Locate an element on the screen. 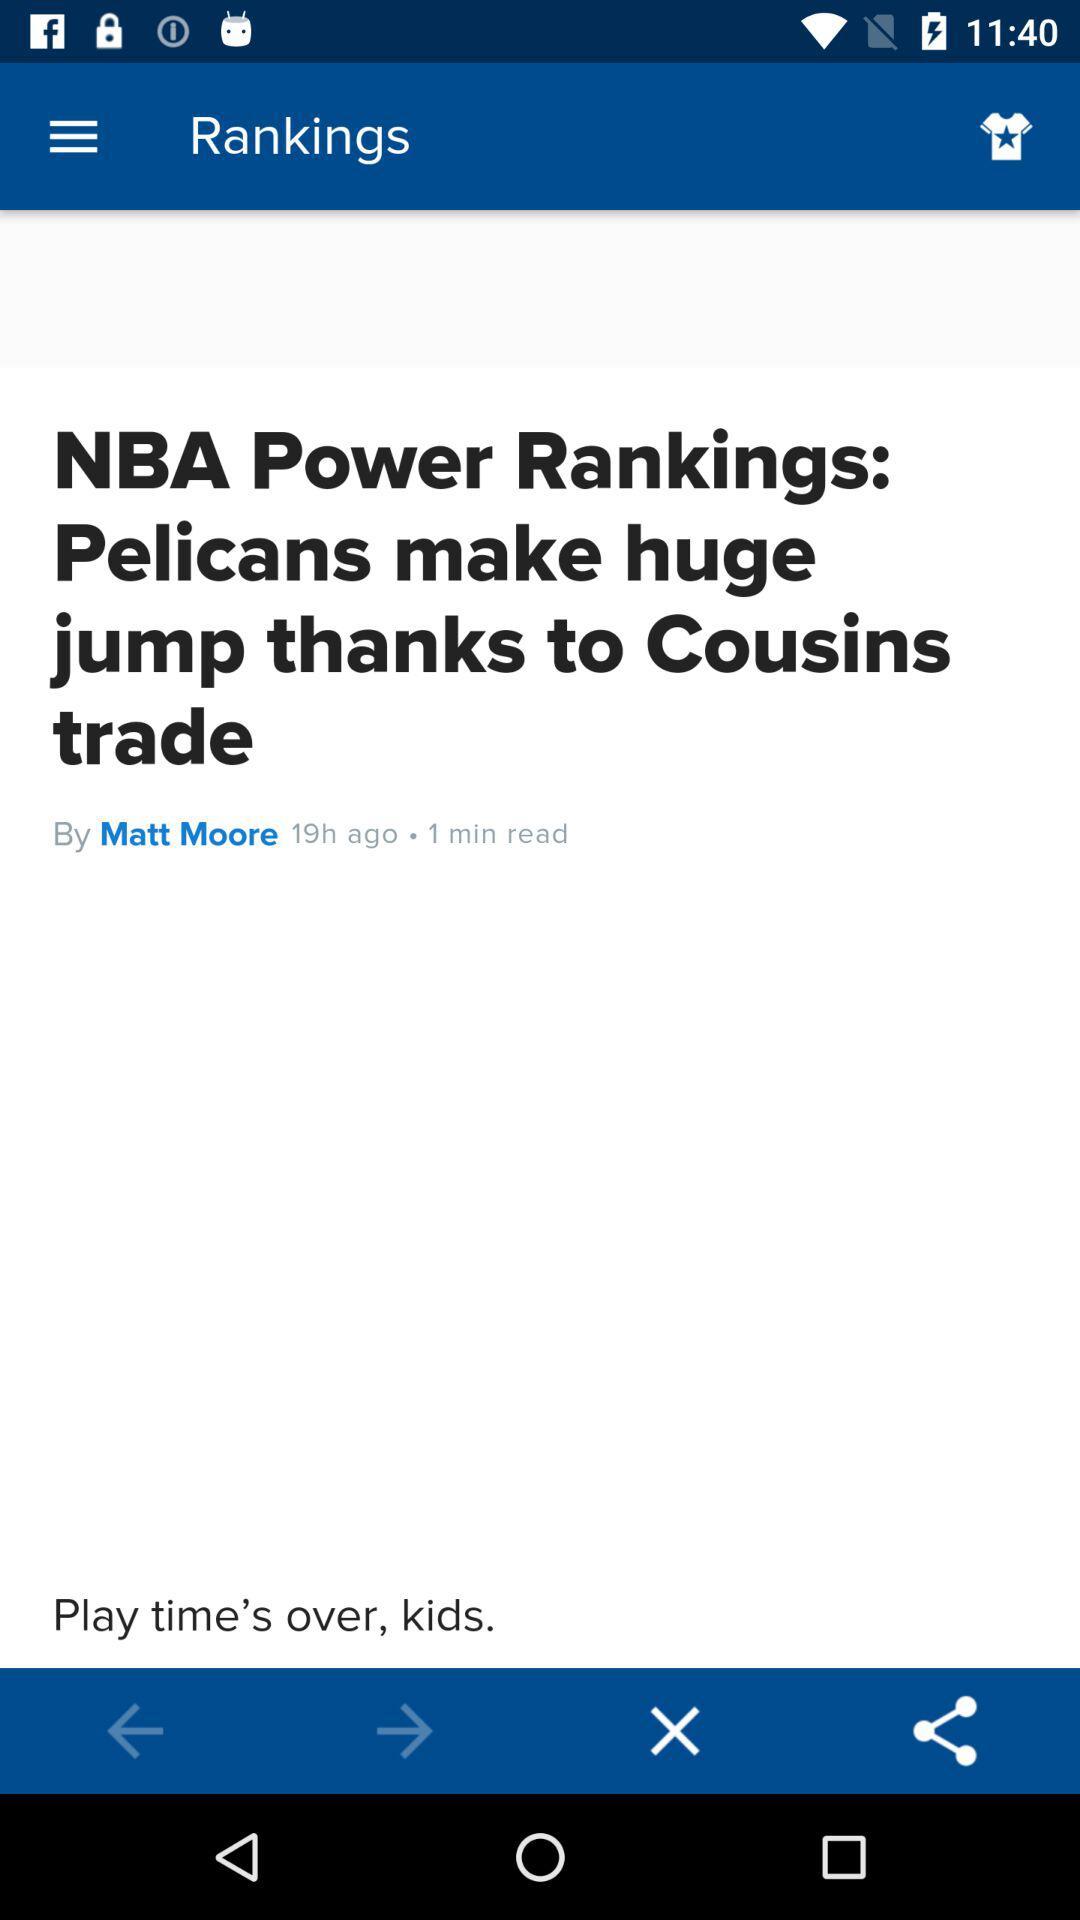 This screenshot has width=1080, height=1920. go back is located at coordinates (135, 1730).